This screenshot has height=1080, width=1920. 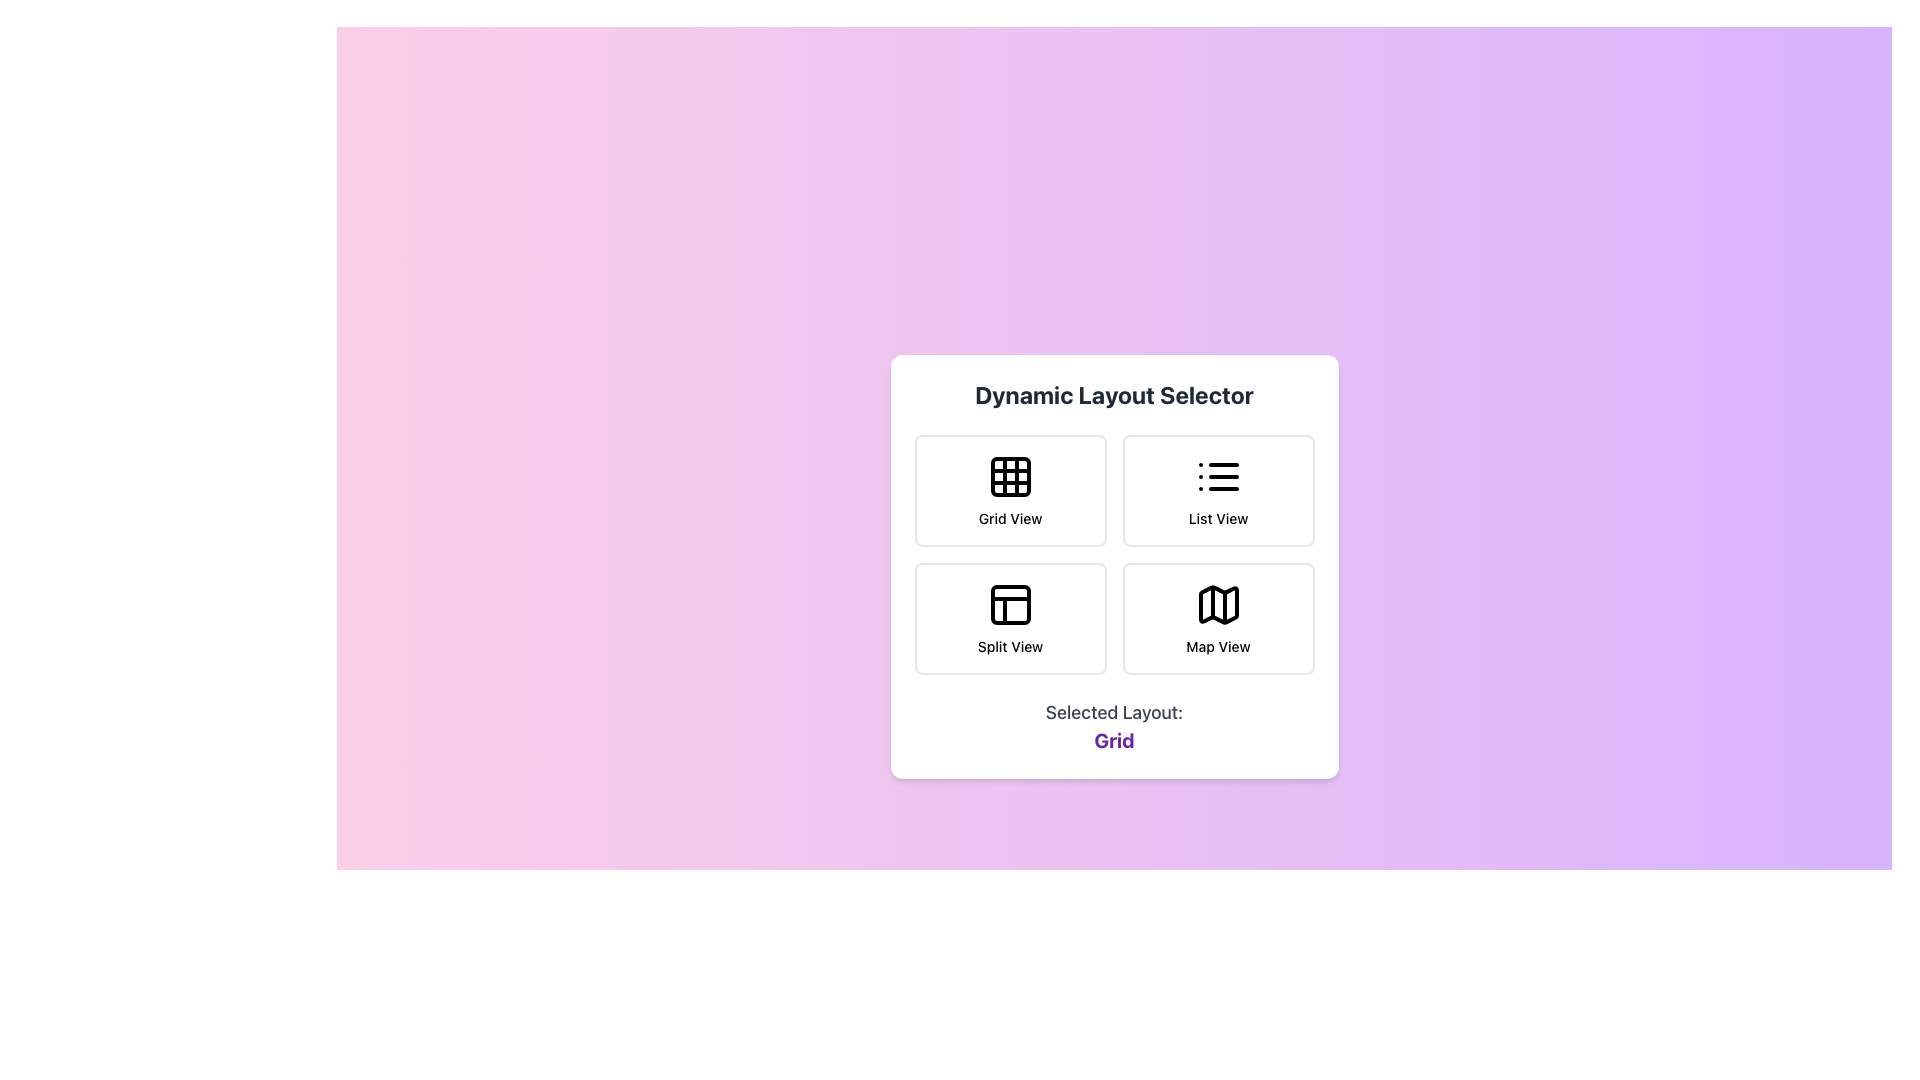 What do you see at coordinates (1217, 518) in the screenshot?
I see `the 'List View' text label, which is positioned below the list structure icon in the 'Dynamic Layout Selector'` at bounding box center [1217, 518].